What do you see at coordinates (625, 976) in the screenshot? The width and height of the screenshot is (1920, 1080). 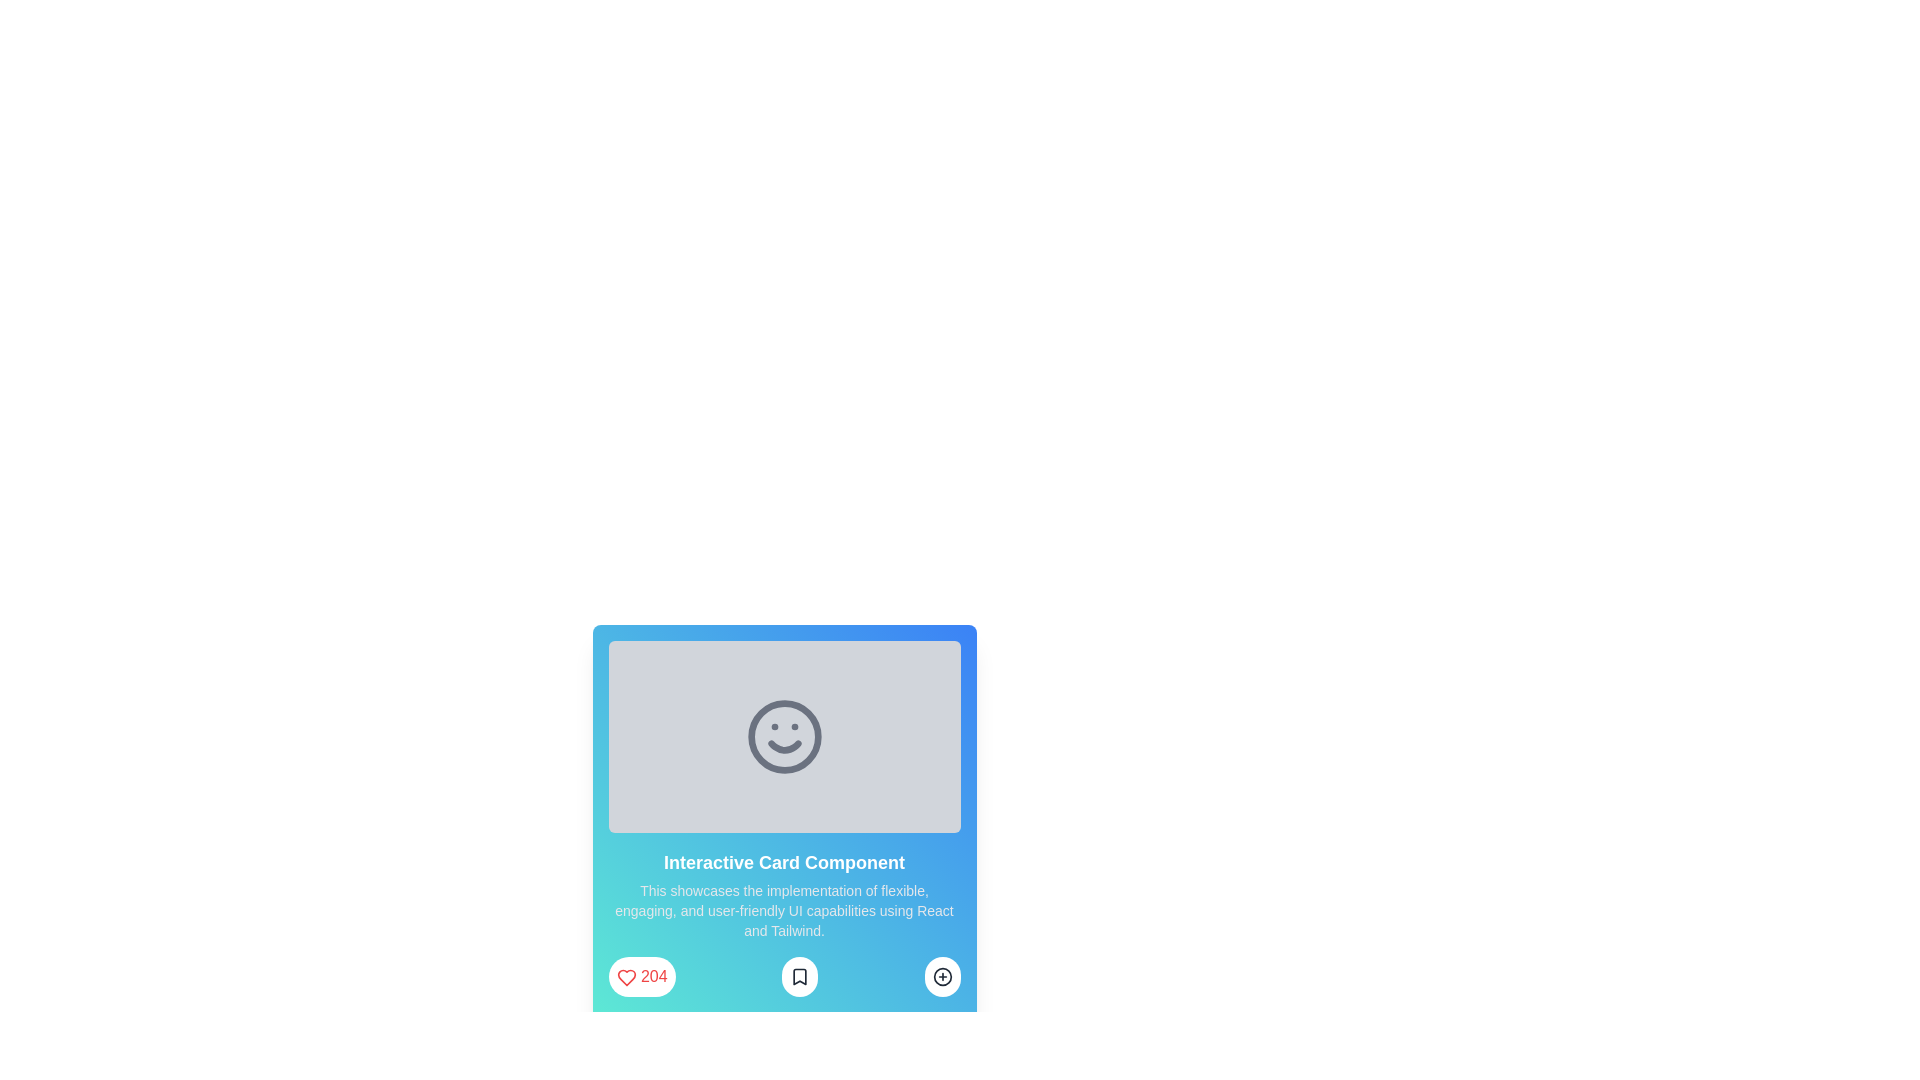 I see `the favorite icon located at the bottom-left corner of the card component, which toggles its state` at bounding box center [625, 976].